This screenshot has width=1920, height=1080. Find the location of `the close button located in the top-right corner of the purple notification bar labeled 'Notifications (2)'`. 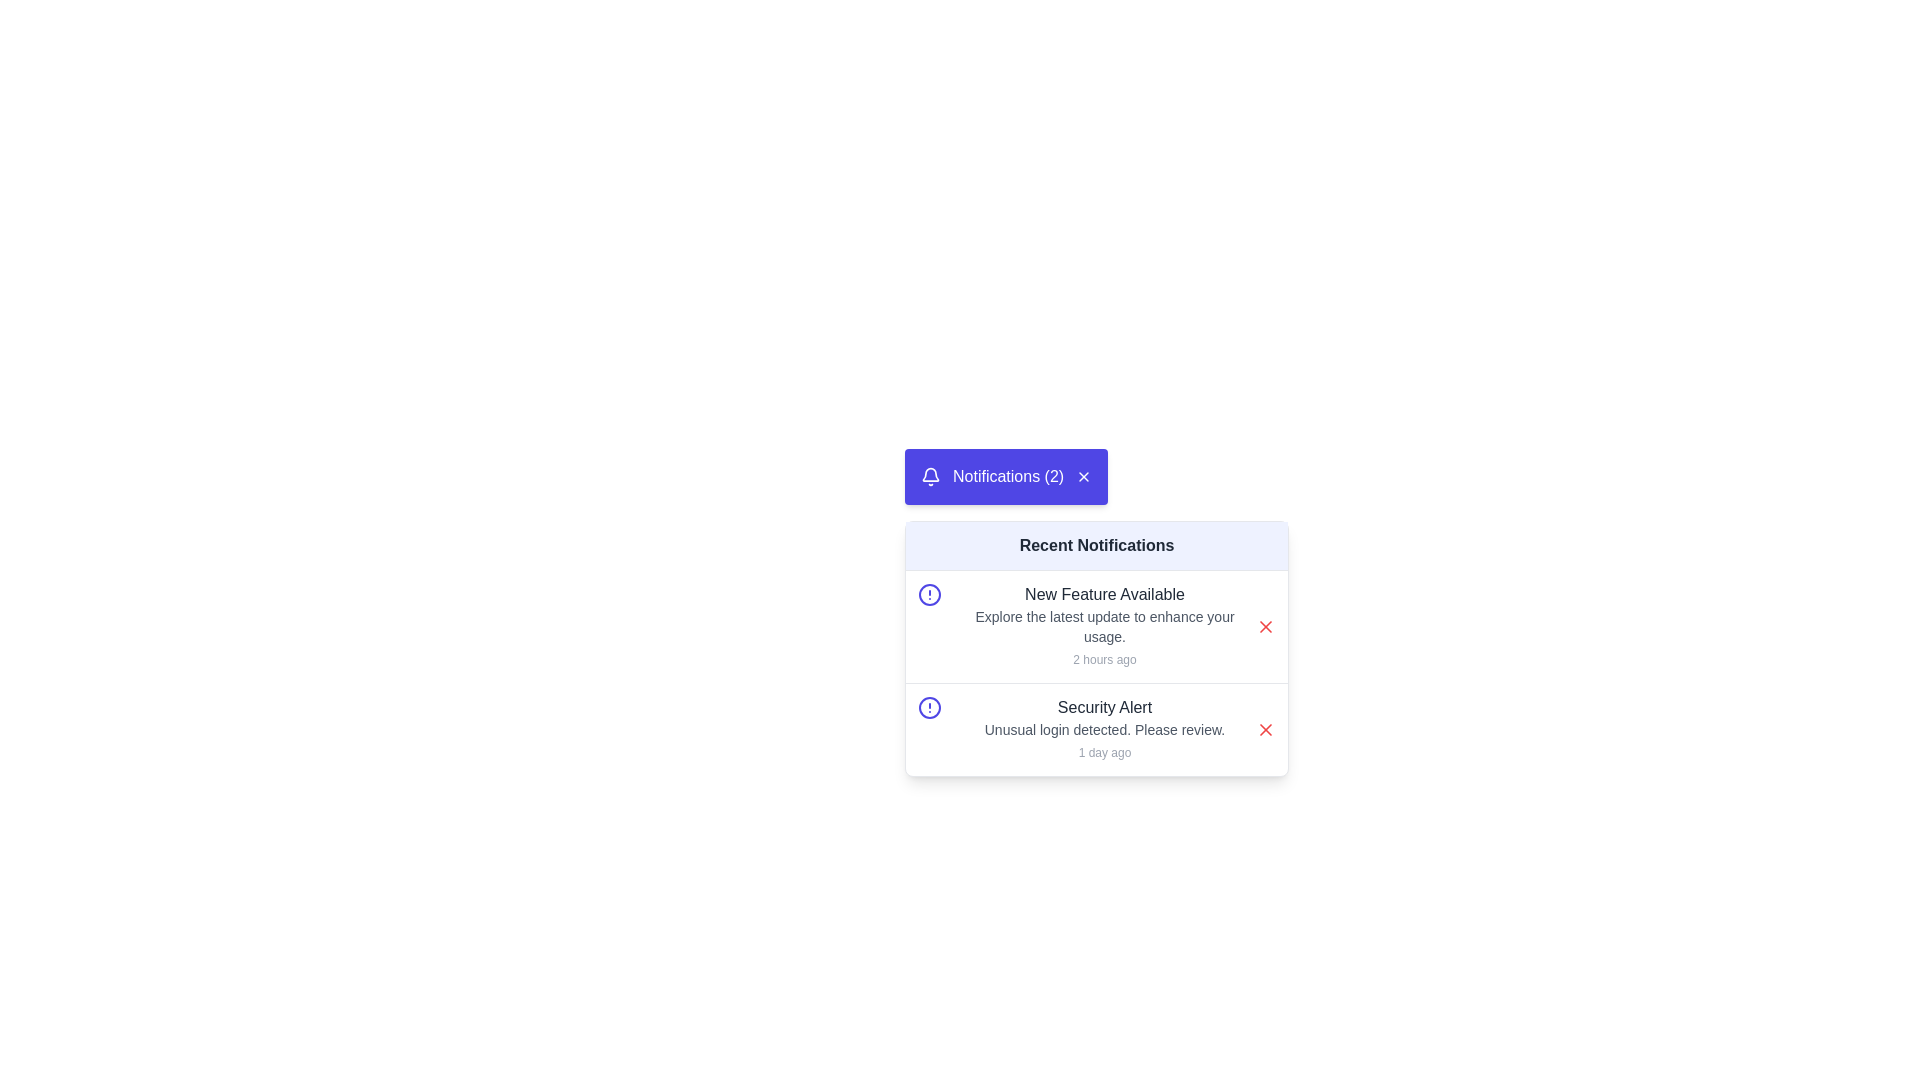

the close button located in the top-right corner of the purple notification bar labeled 'Notifications (2)' is located at coordinates (1083, 477).